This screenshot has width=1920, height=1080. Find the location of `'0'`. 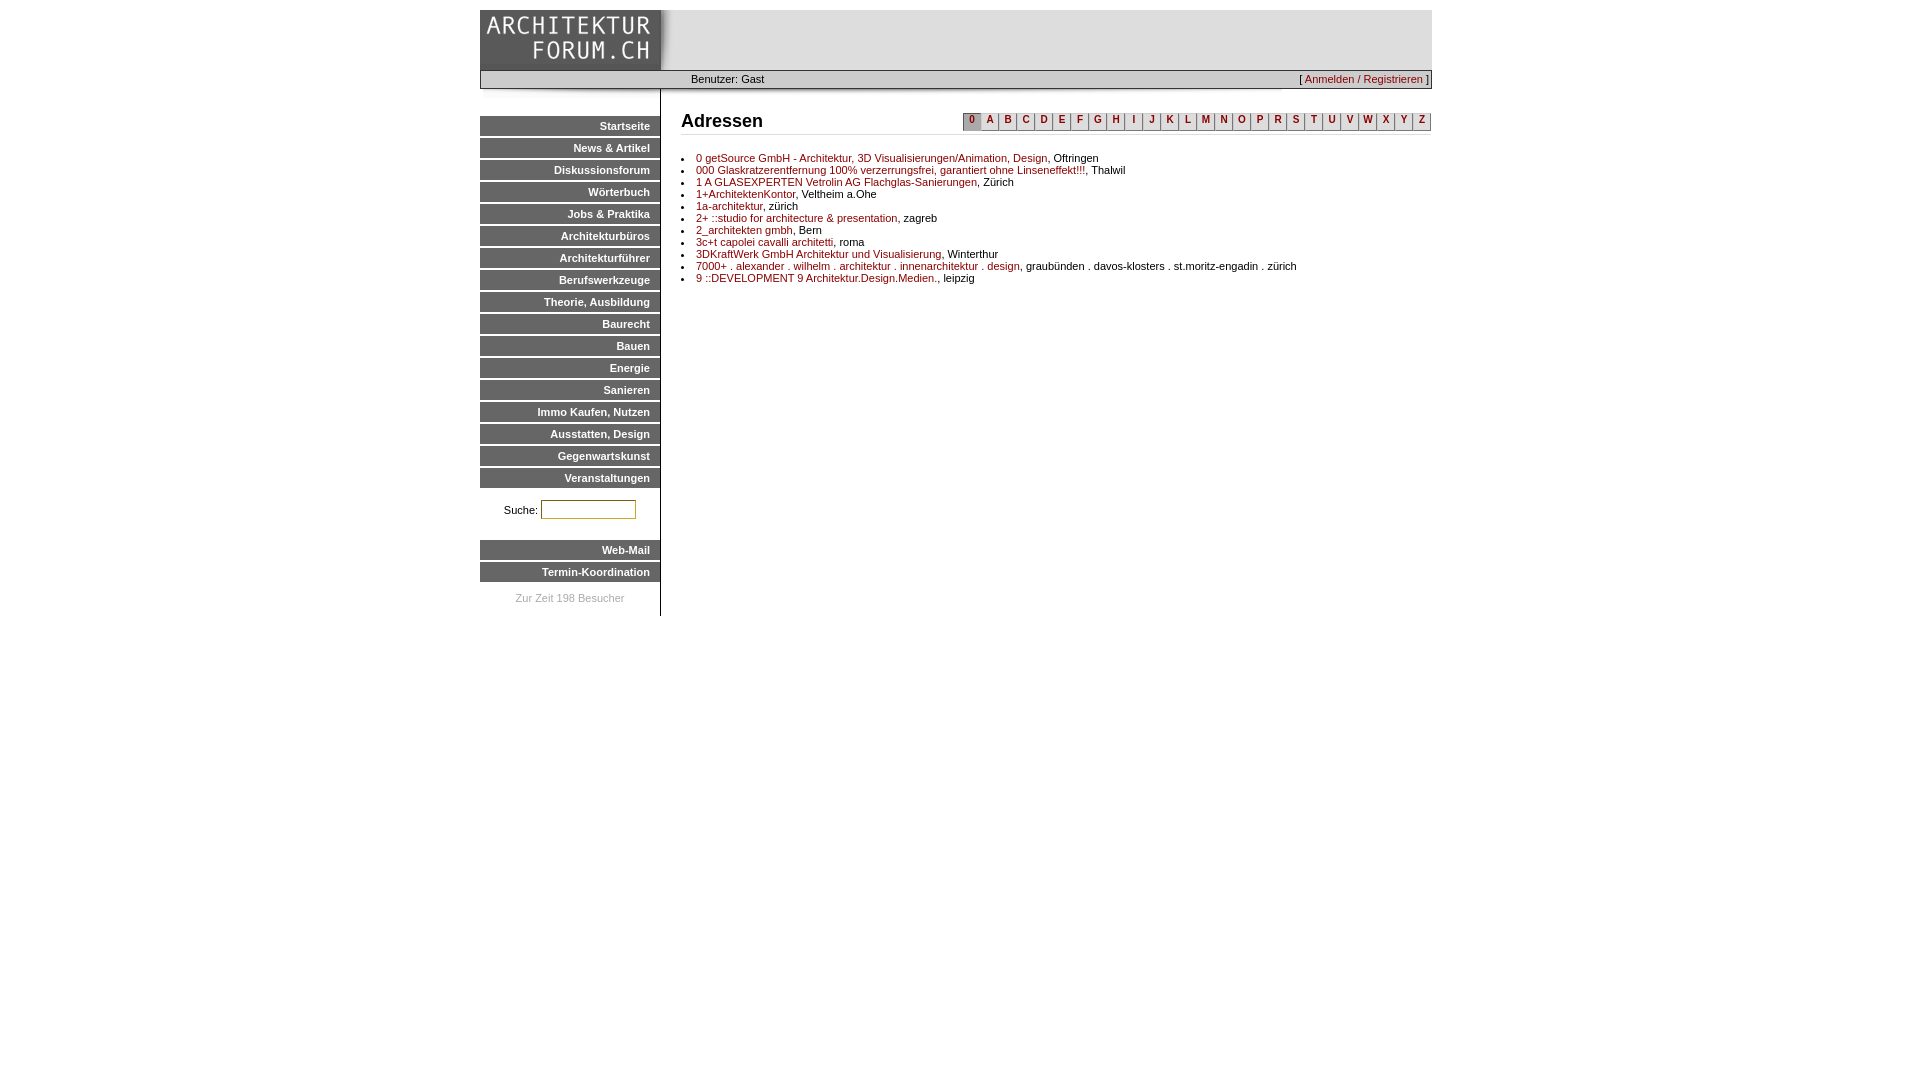

'0' is located at coordinates (972, 122).